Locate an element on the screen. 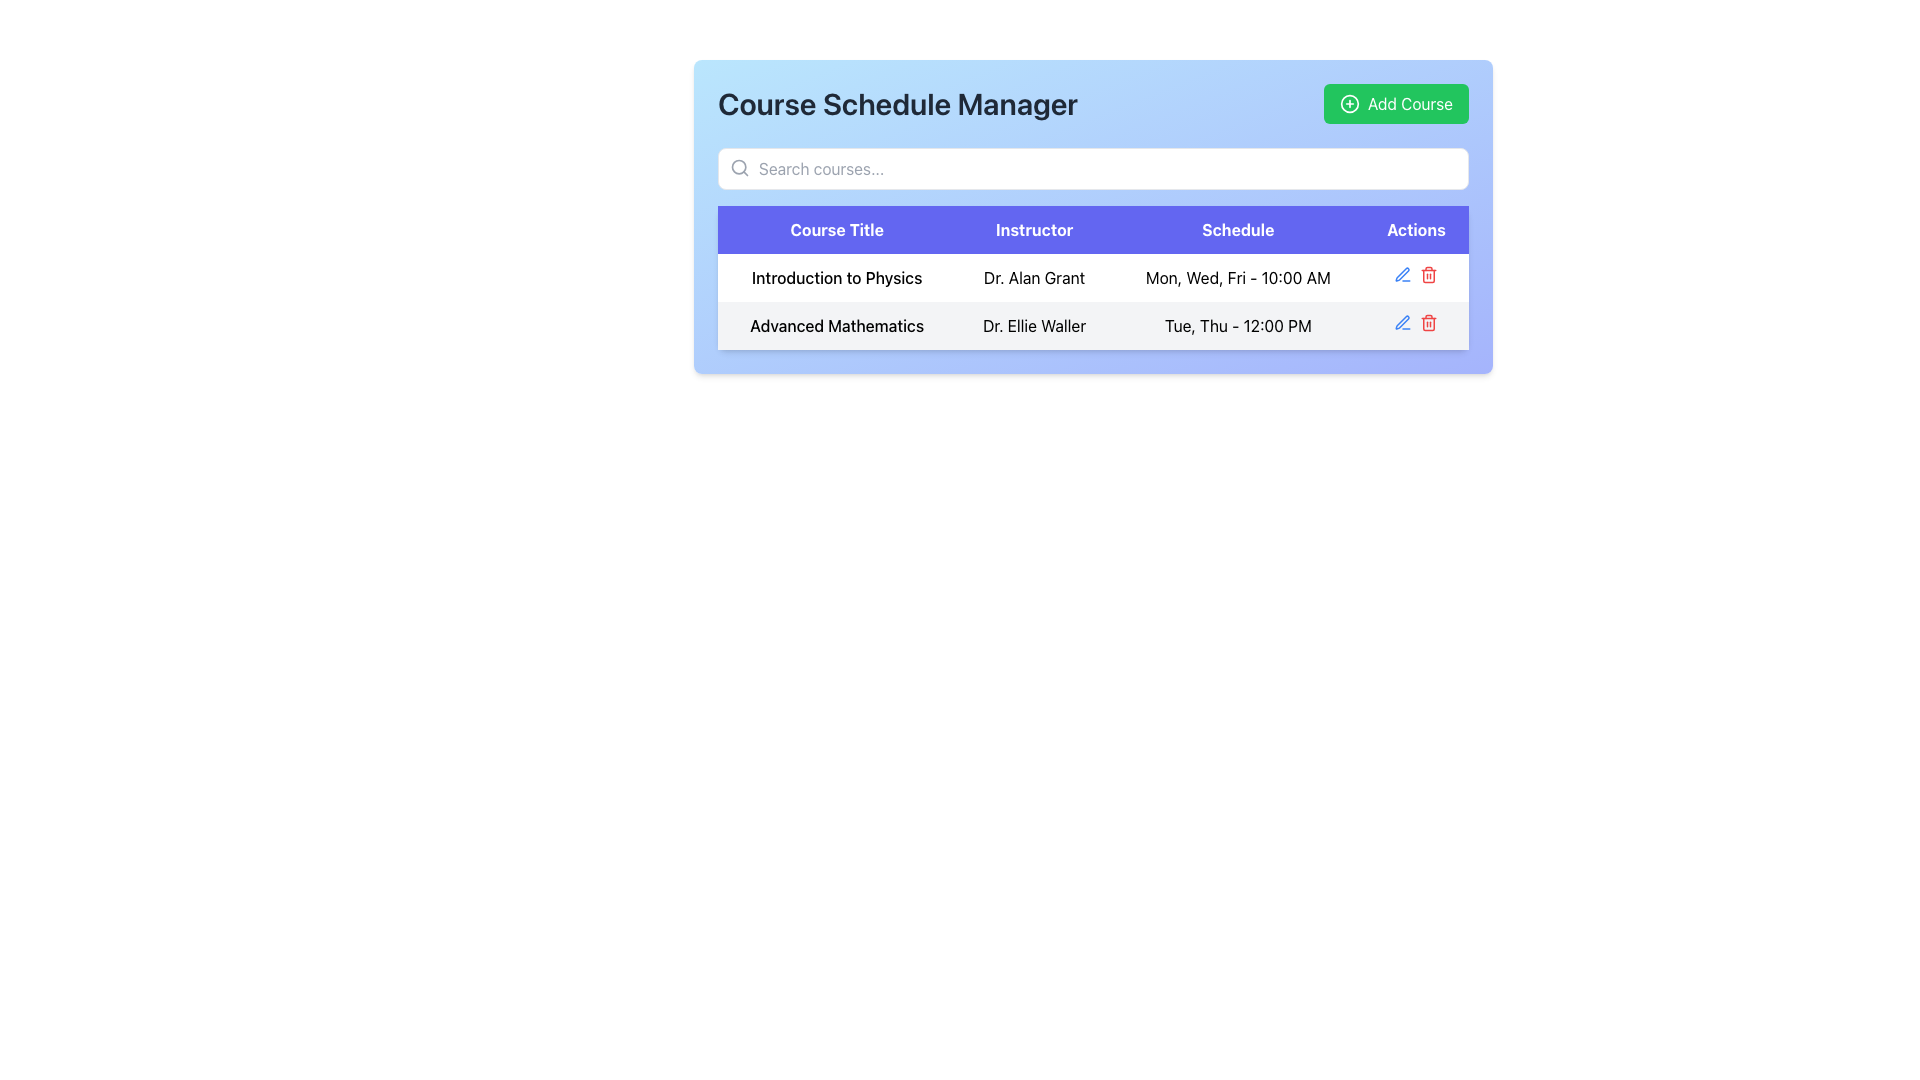  table header row with a blue background and white text containing 'Course Title', 'Instructor', 'Schedule', and 'Actions' is located at coordinates (1092, 229).